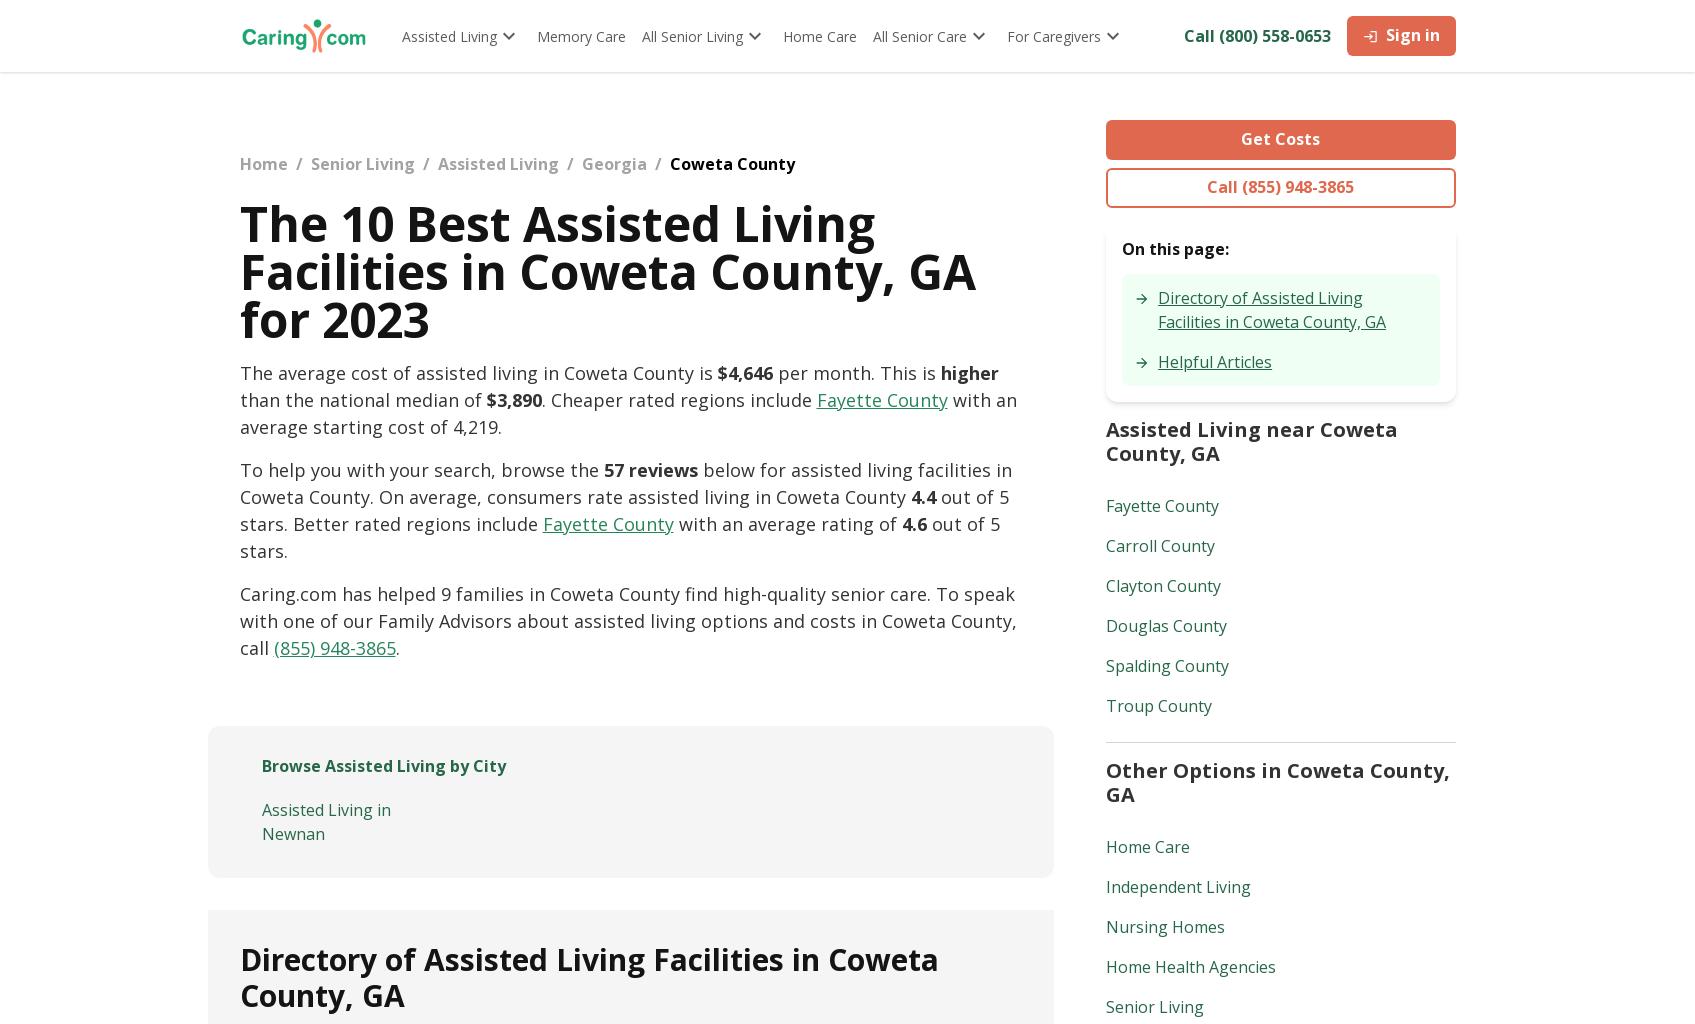 The image size is (1695, 1024). I want to click on 'Home Care', so click(1147, 845).